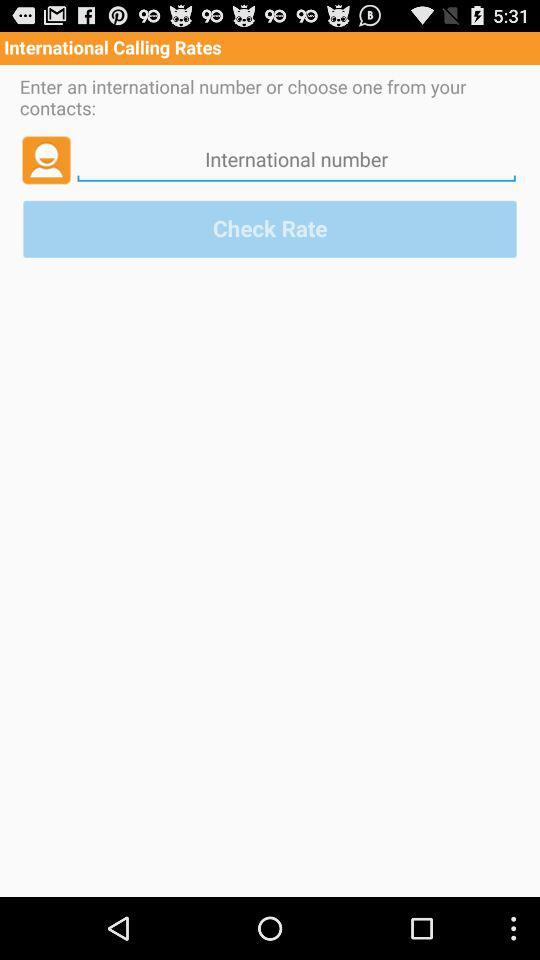 The image size is (540, 960). I want to click on choose contact, so click(46, 158).